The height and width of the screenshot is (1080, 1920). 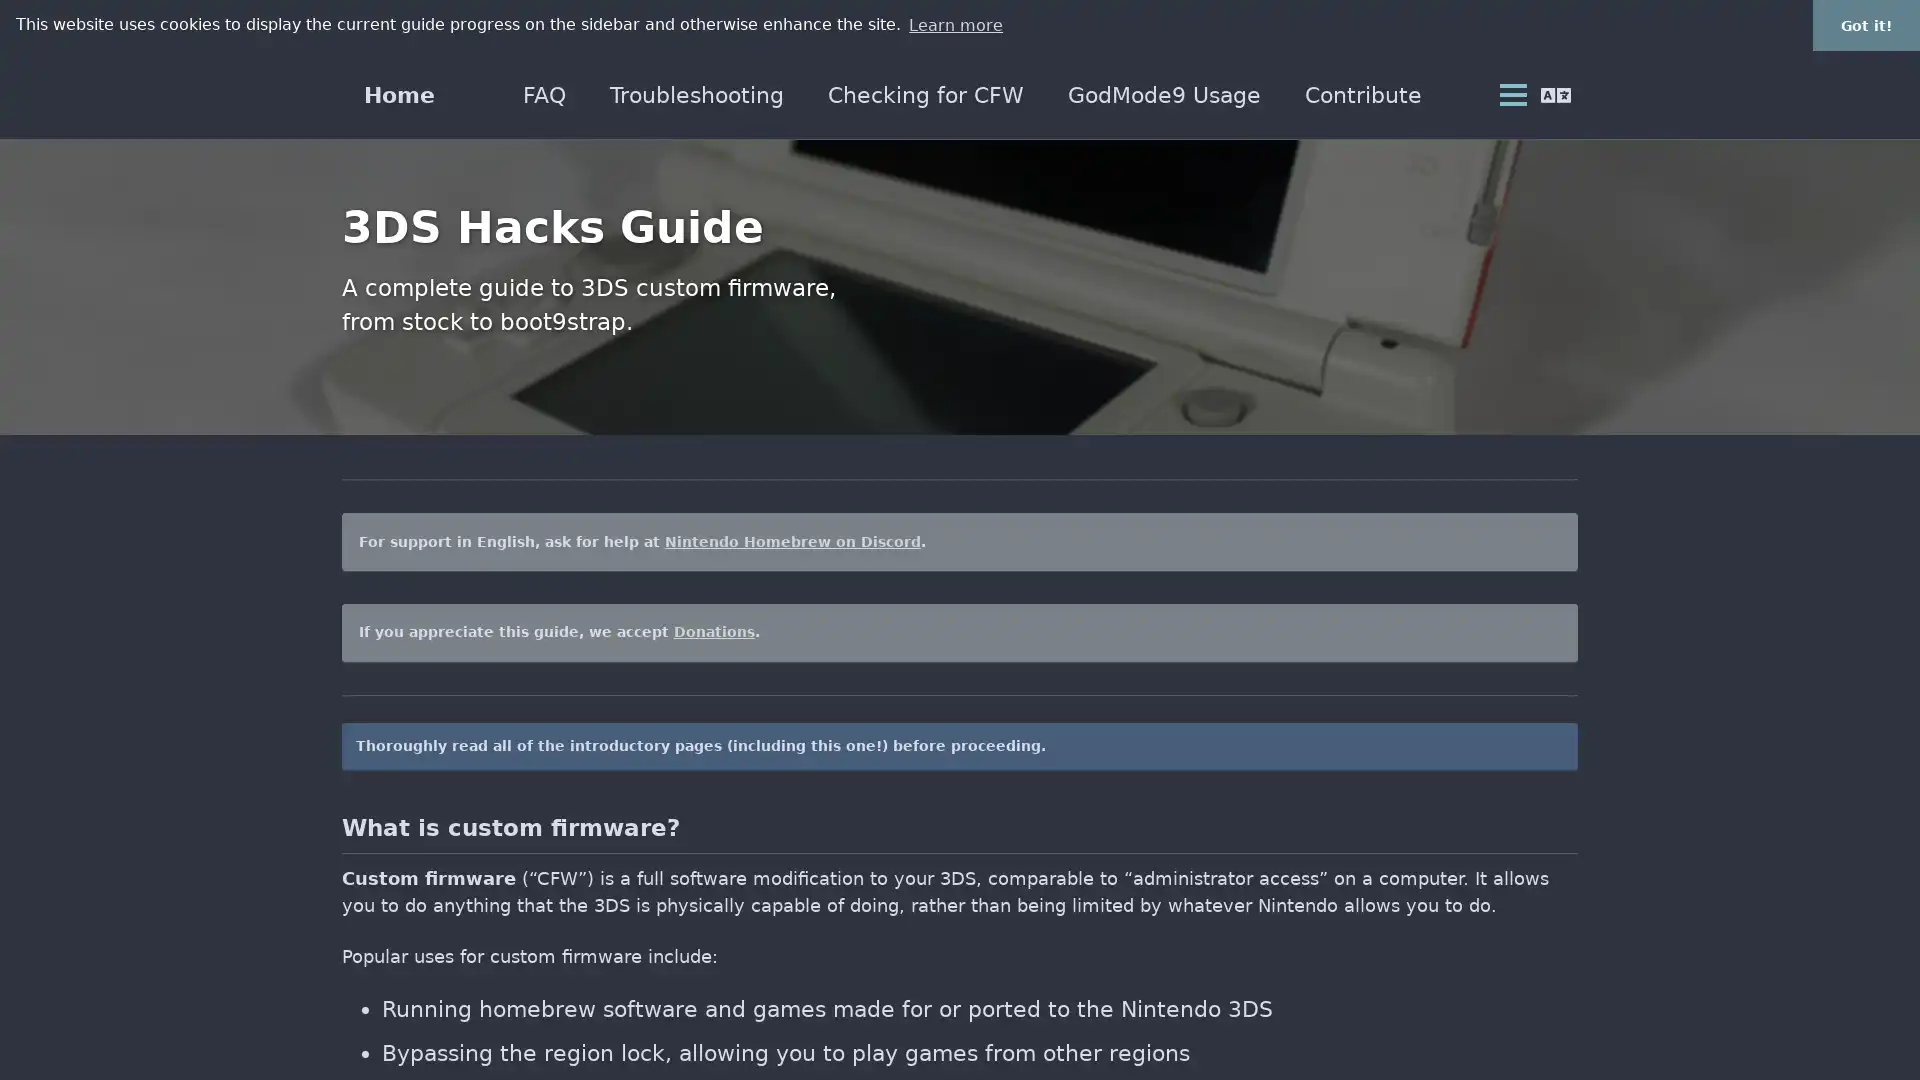 What do you see at coordinates (1510, 95) in the screenshot?
I see `Toggle Menu` at bounding box center [1510, 95].